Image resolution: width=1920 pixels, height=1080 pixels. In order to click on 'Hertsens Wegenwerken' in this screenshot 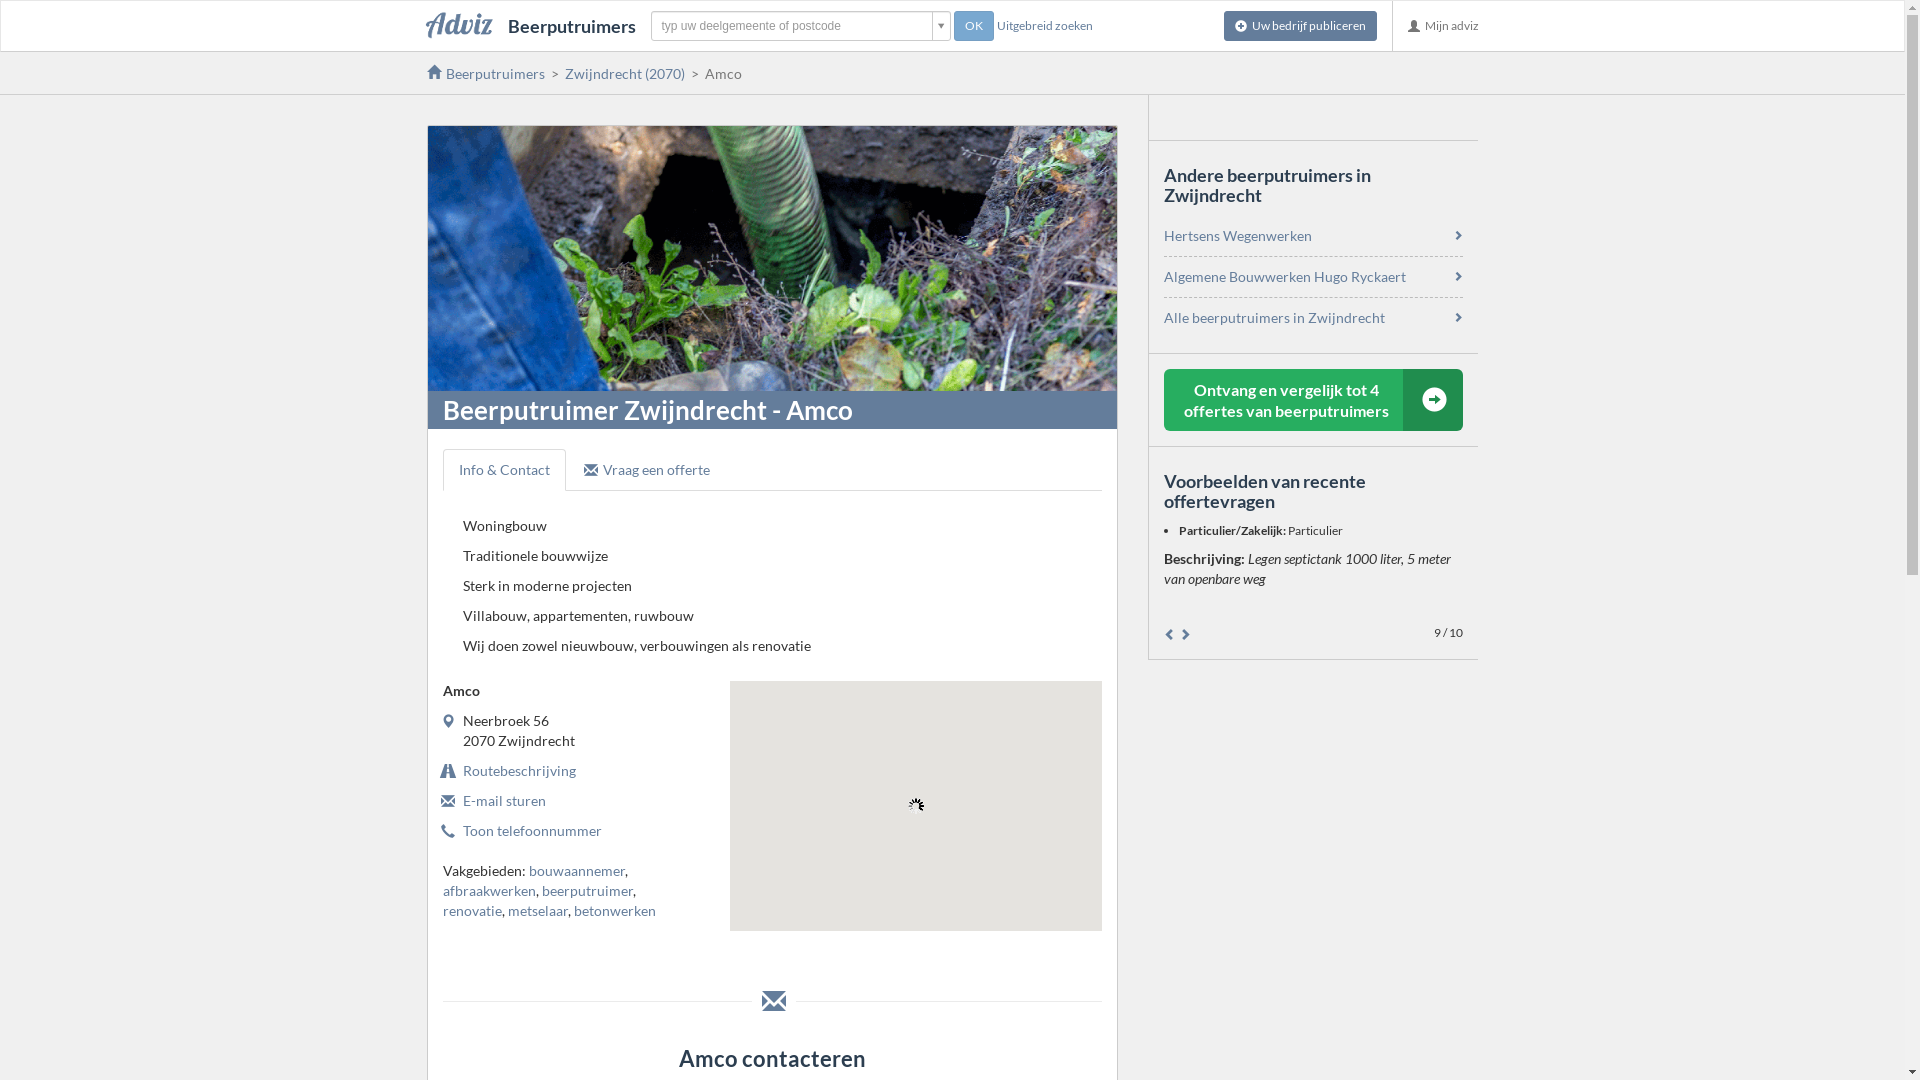, I will do `click(1237, 234)`.